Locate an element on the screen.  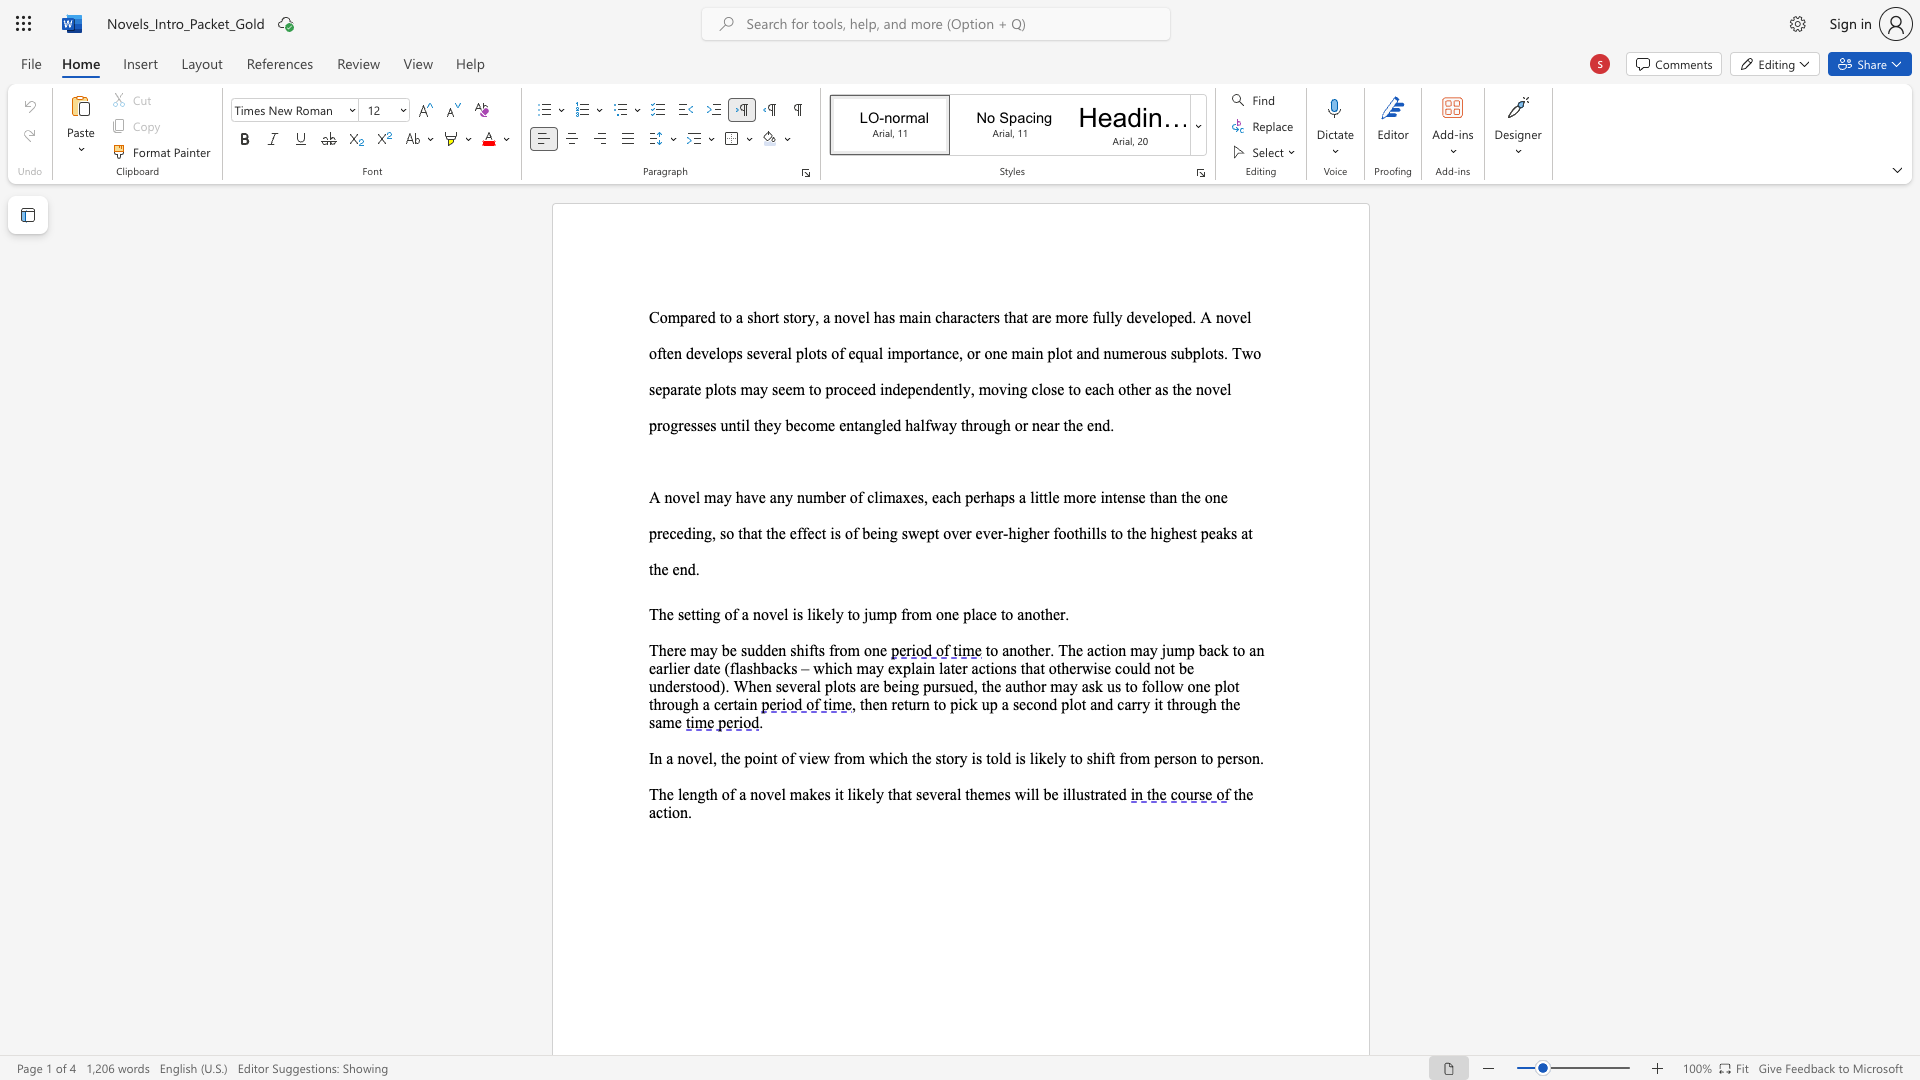
the subset text "e place to anoth" within the text "The setting of a novel is likely to jump from one place to another." is located at coordinates (951, 613).